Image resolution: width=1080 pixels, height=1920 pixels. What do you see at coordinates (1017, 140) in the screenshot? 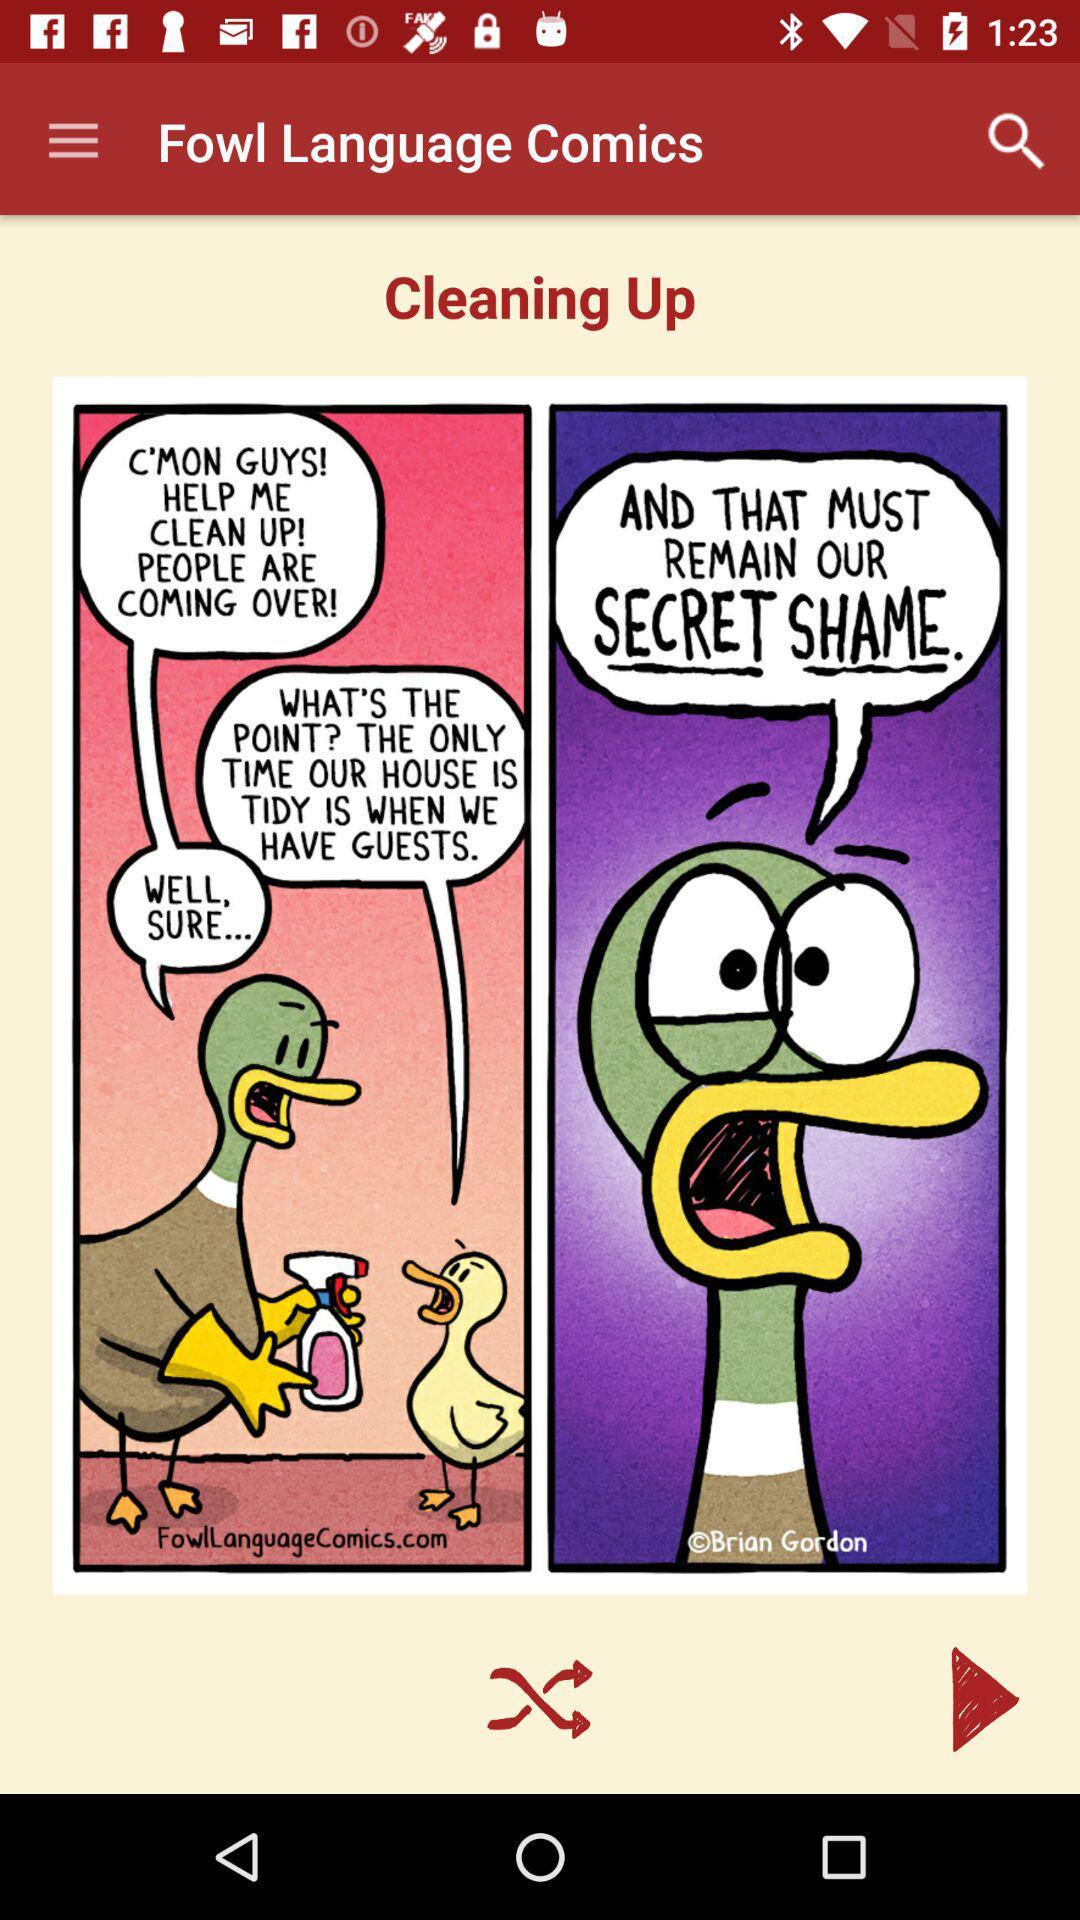
I see `the item to the right of the fowl language comics icon` at bounding box center [1017, 140].